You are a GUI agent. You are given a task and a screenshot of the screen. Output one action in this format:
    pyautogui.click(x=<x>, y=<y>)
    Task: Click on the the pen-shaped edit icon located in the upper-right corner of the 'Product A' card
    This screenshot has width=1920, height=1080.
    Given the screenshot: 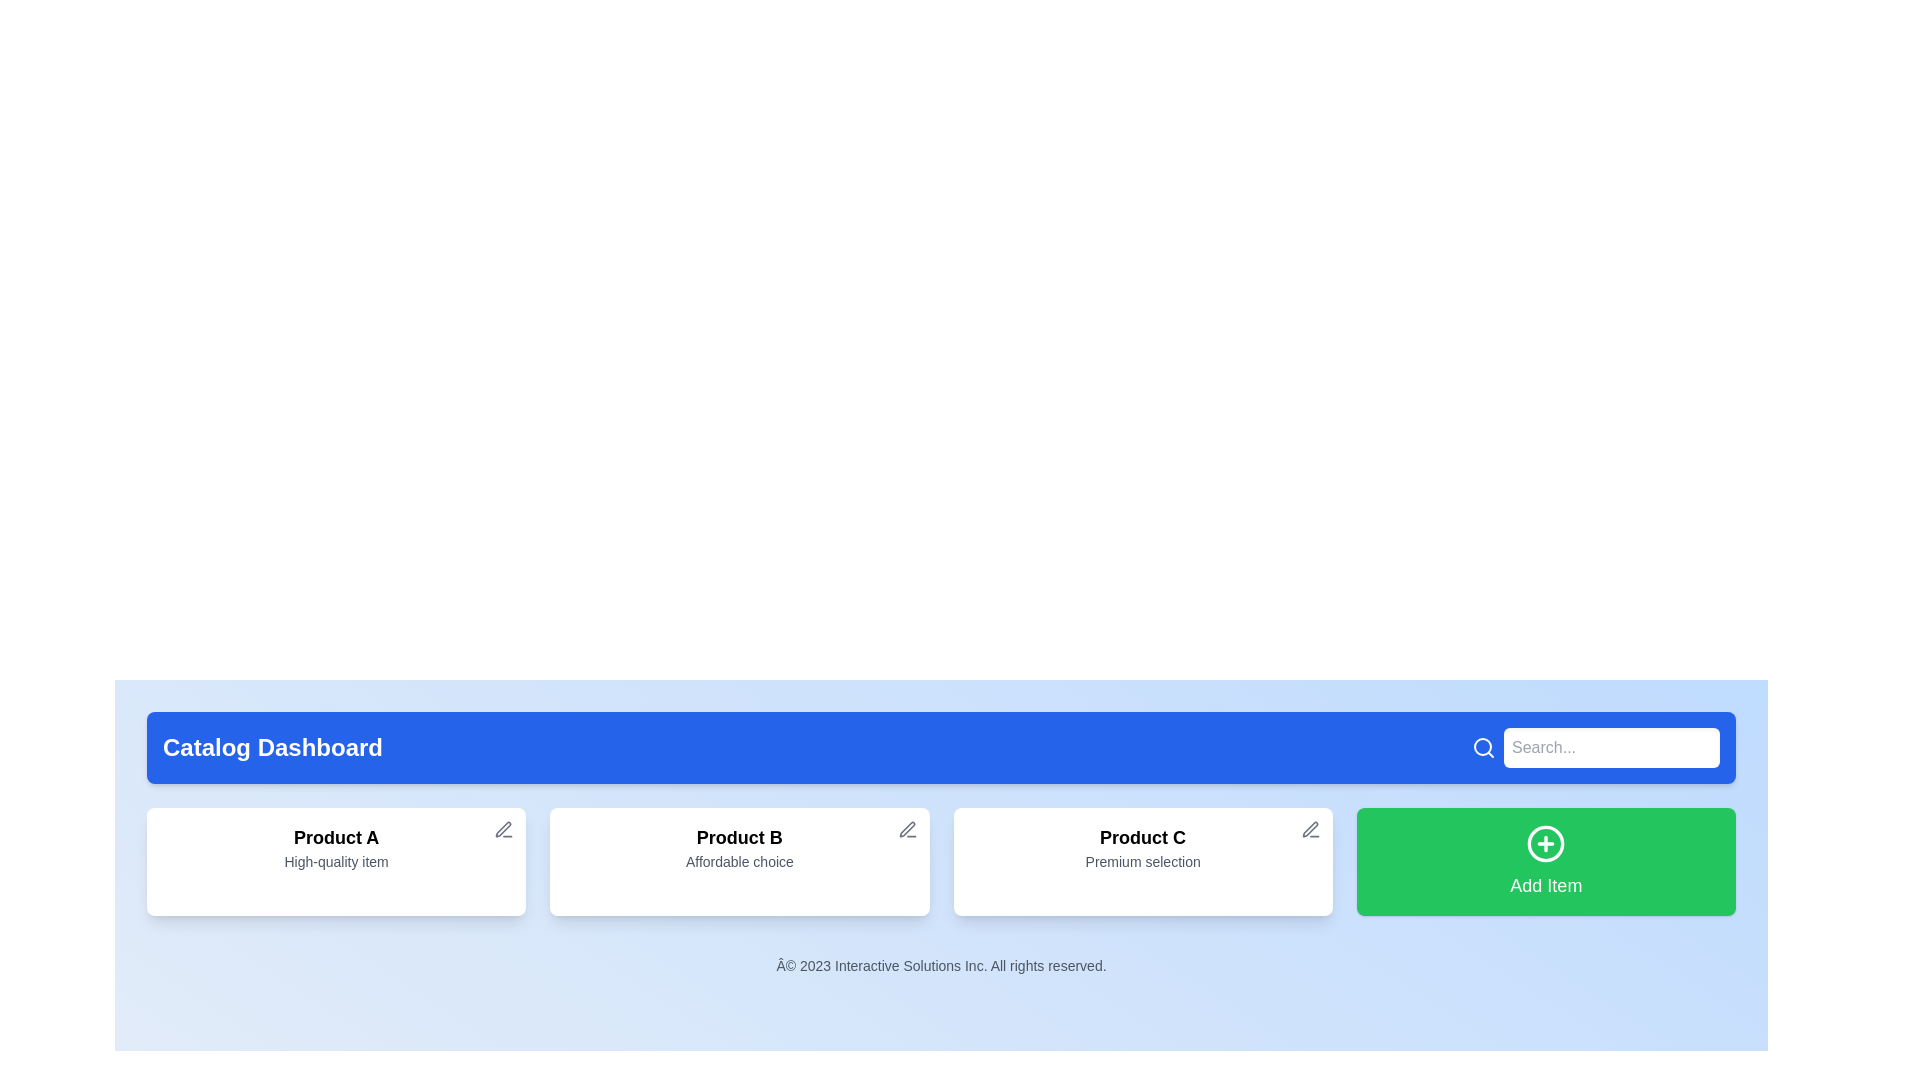 What is the action you would take?
    pyautogui.click(x=504, y=829)
    